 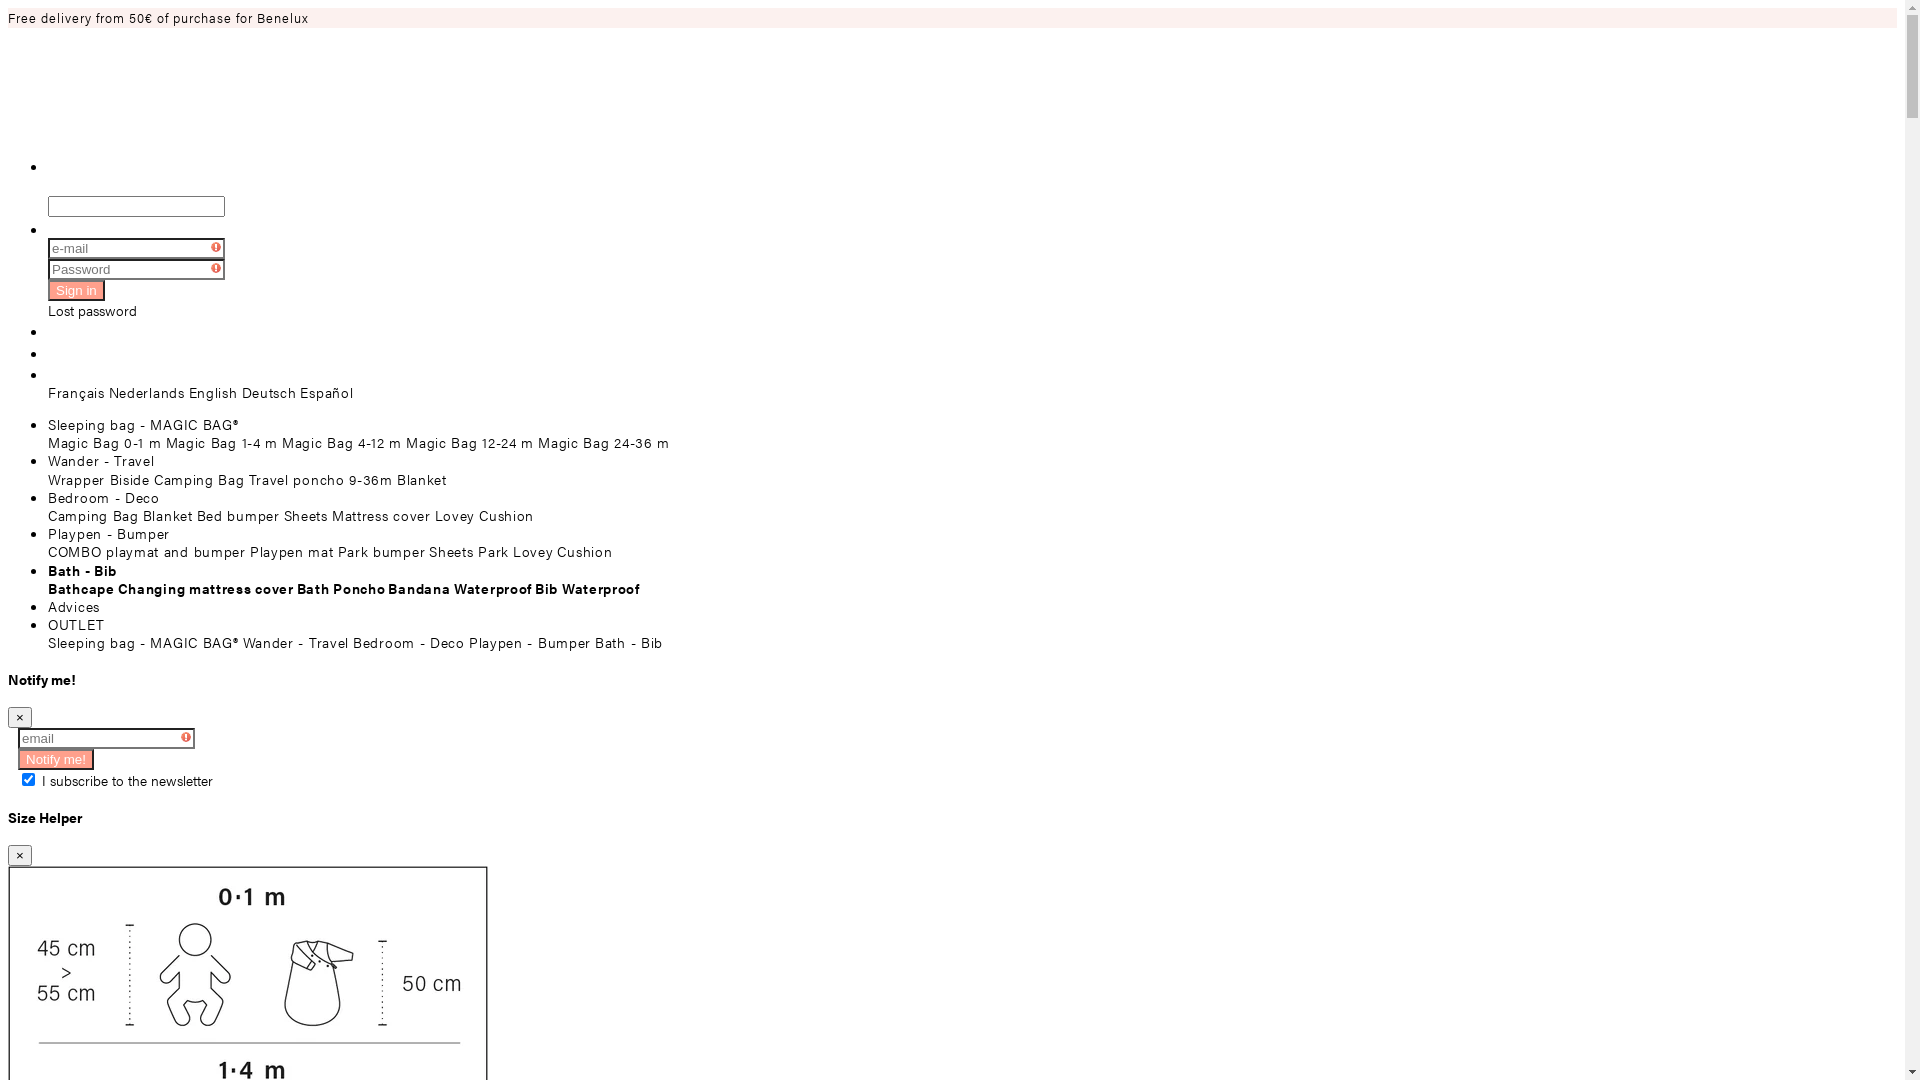 I want to click on 'COMBO playmat and bumper', so click(x=146, y=551).